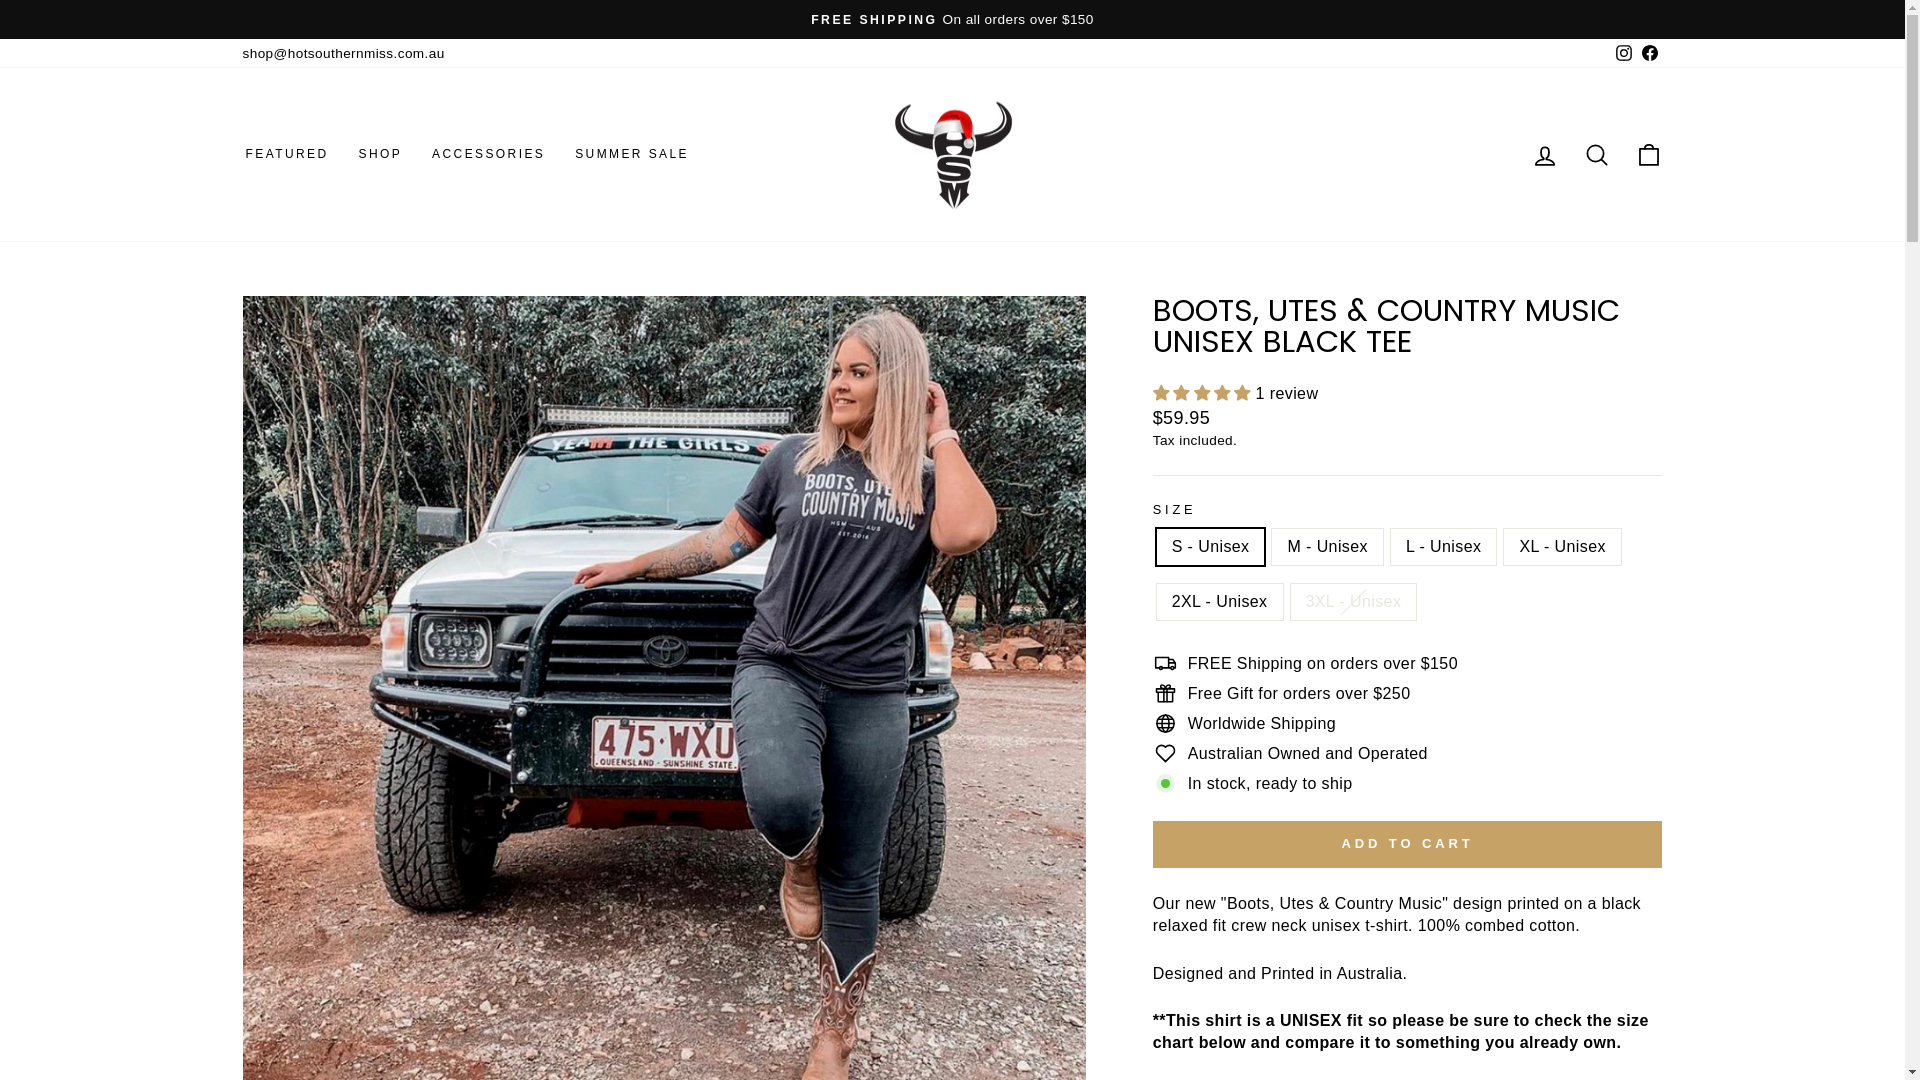  What do you see at coordinates (1543, 153) in the screenshot?
I see `'LOG IN'` at bounding box center [1543, 153].